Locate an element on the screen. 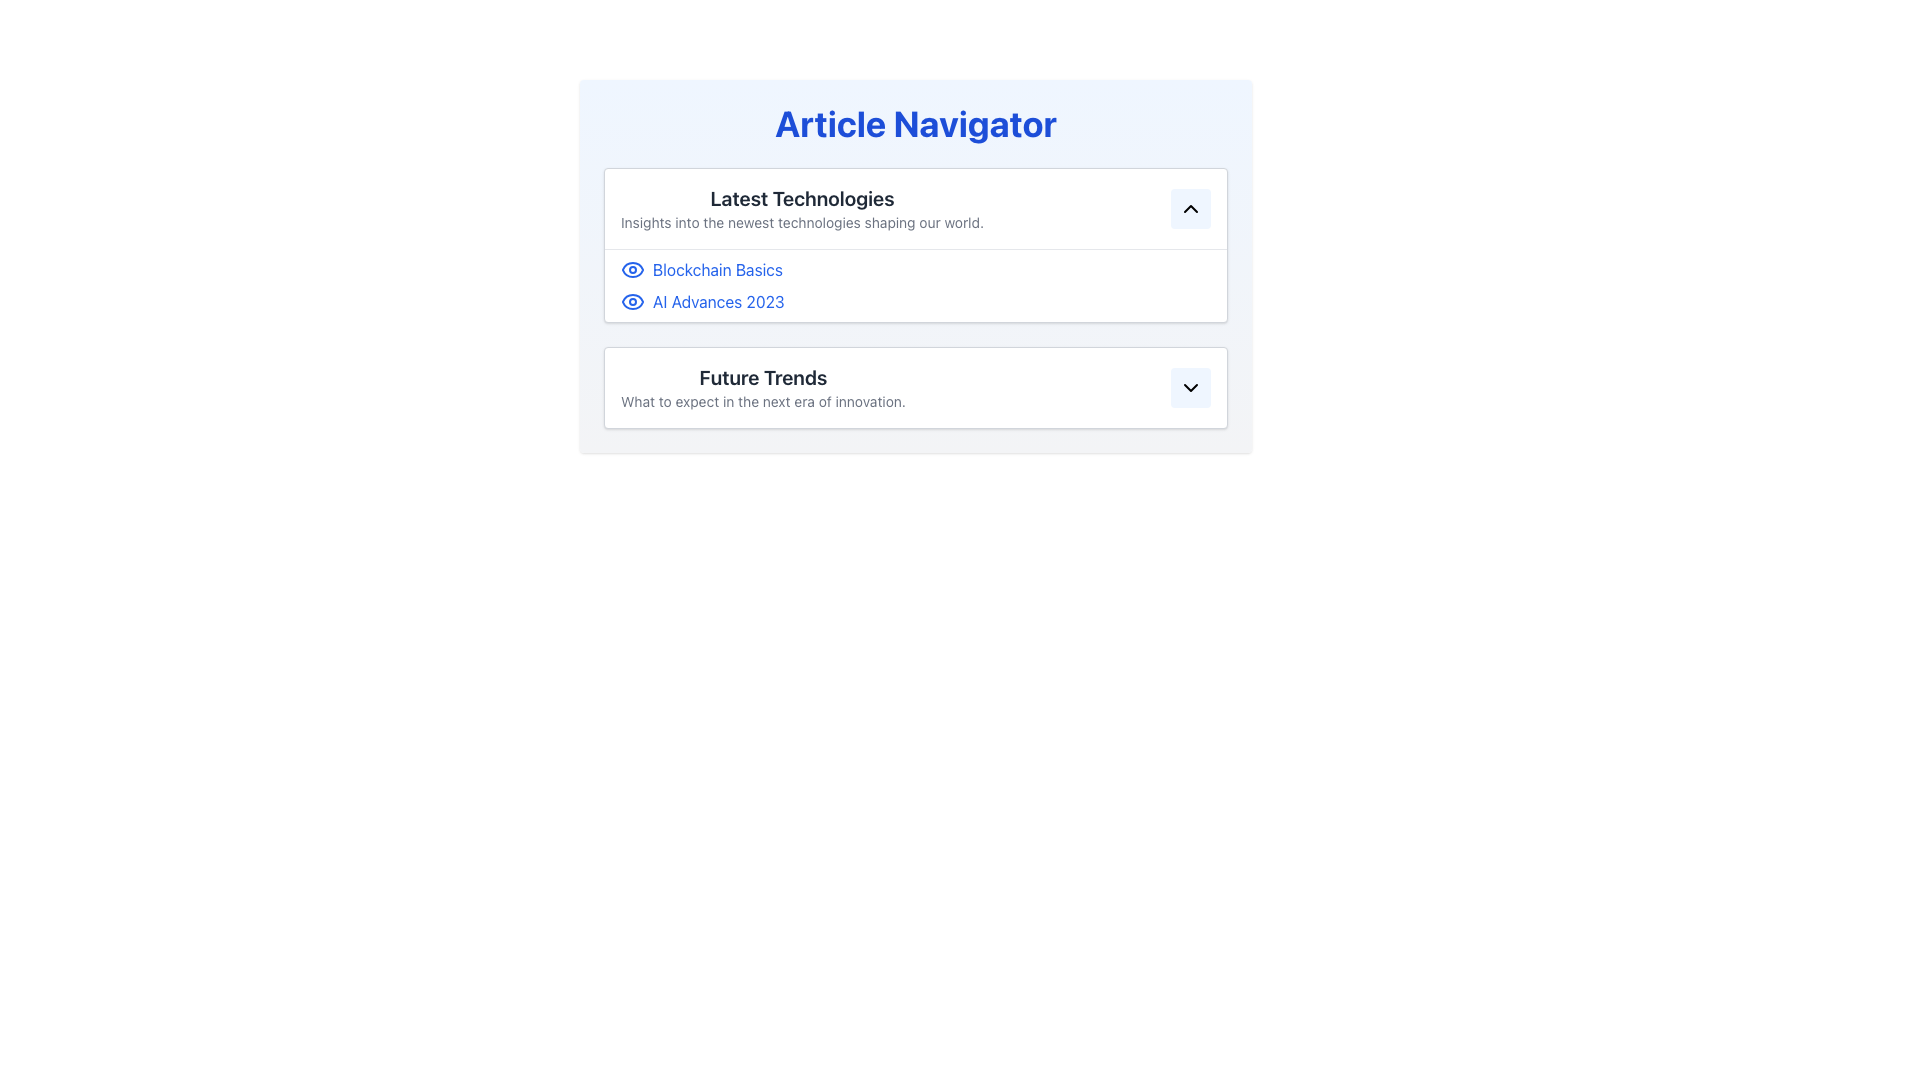 The image size is (1920, 1080). the text label displaying 'Latest Technologies' in bold and large dark gray font, which is prominently positioned at the top of the interface is located at coordinates (802, 199).